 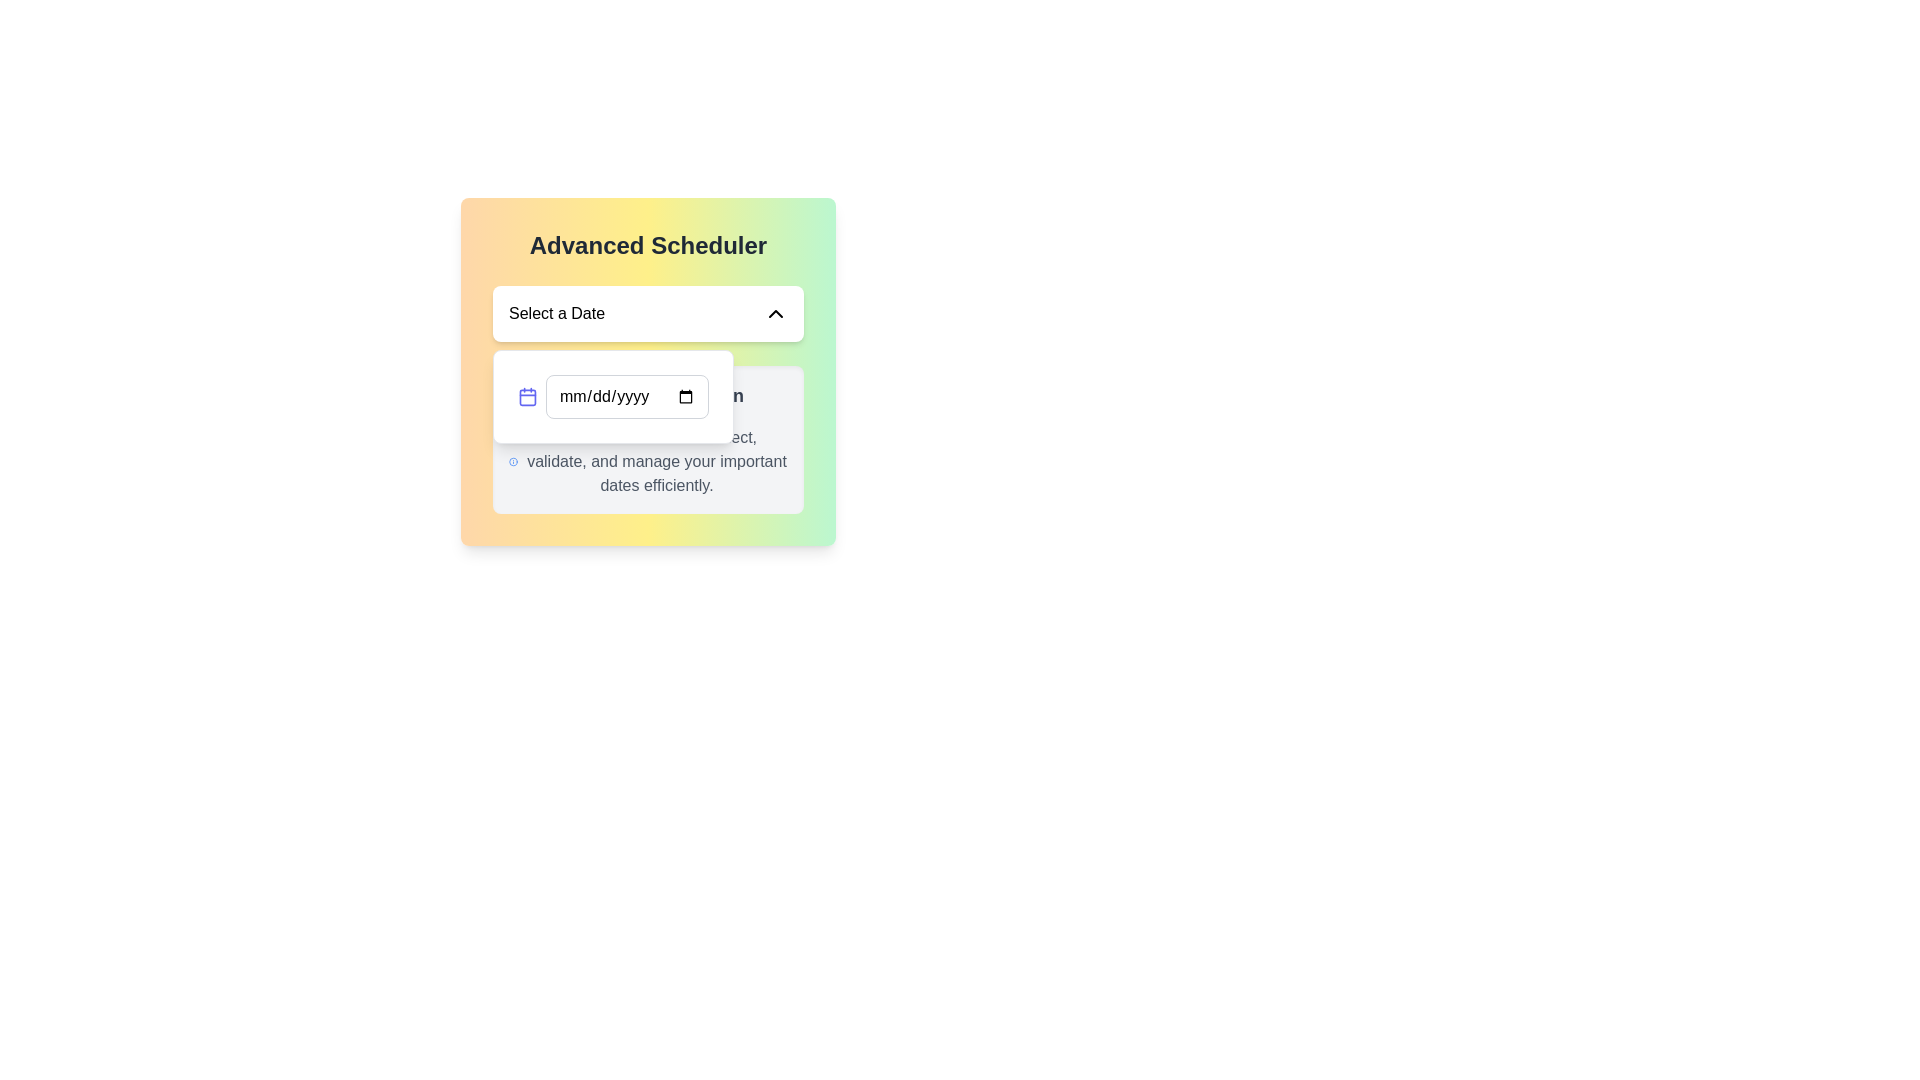 What do you see at coordinates (648, 313) in the screenshot?
I see `the dropdown selector located below the 'Advanced Scheduler' title` at bounding box center [648, 313].